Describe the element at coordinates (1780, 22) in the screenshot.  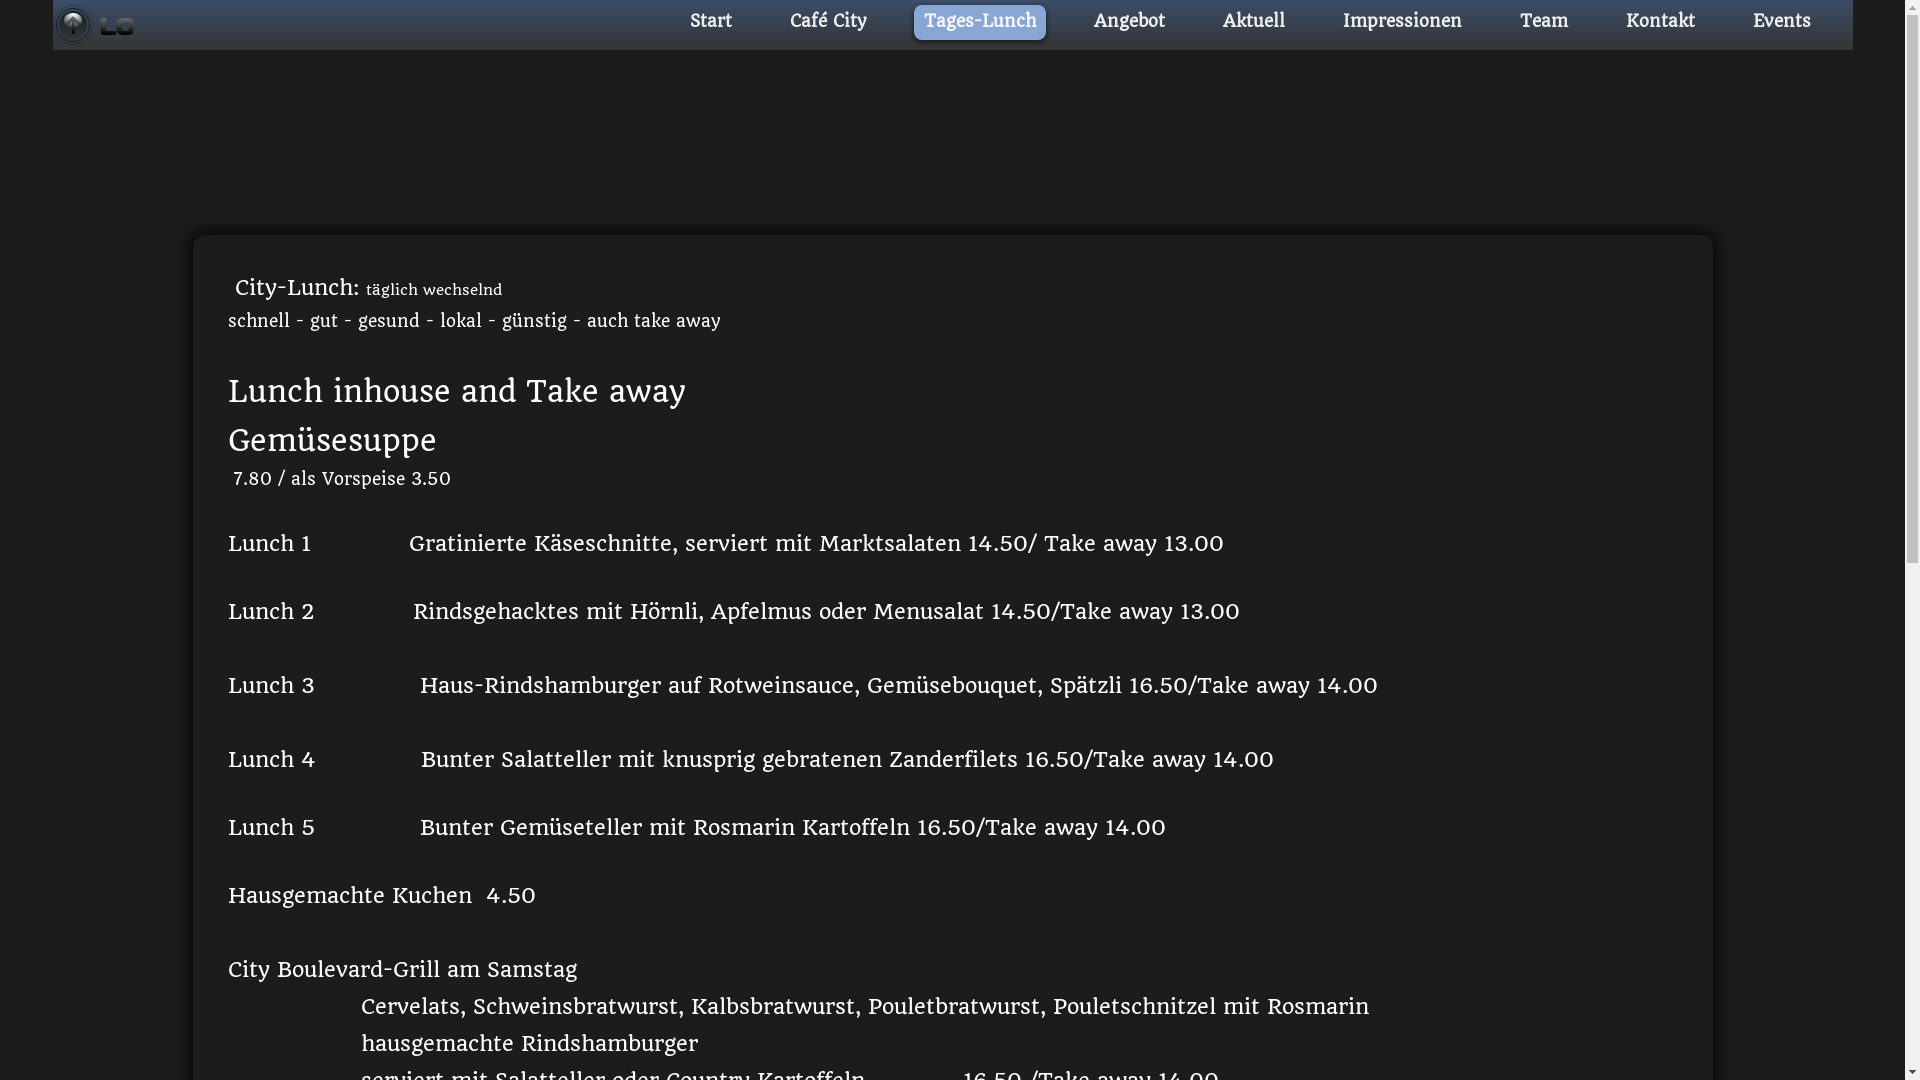
I see `'Events'` at that location.